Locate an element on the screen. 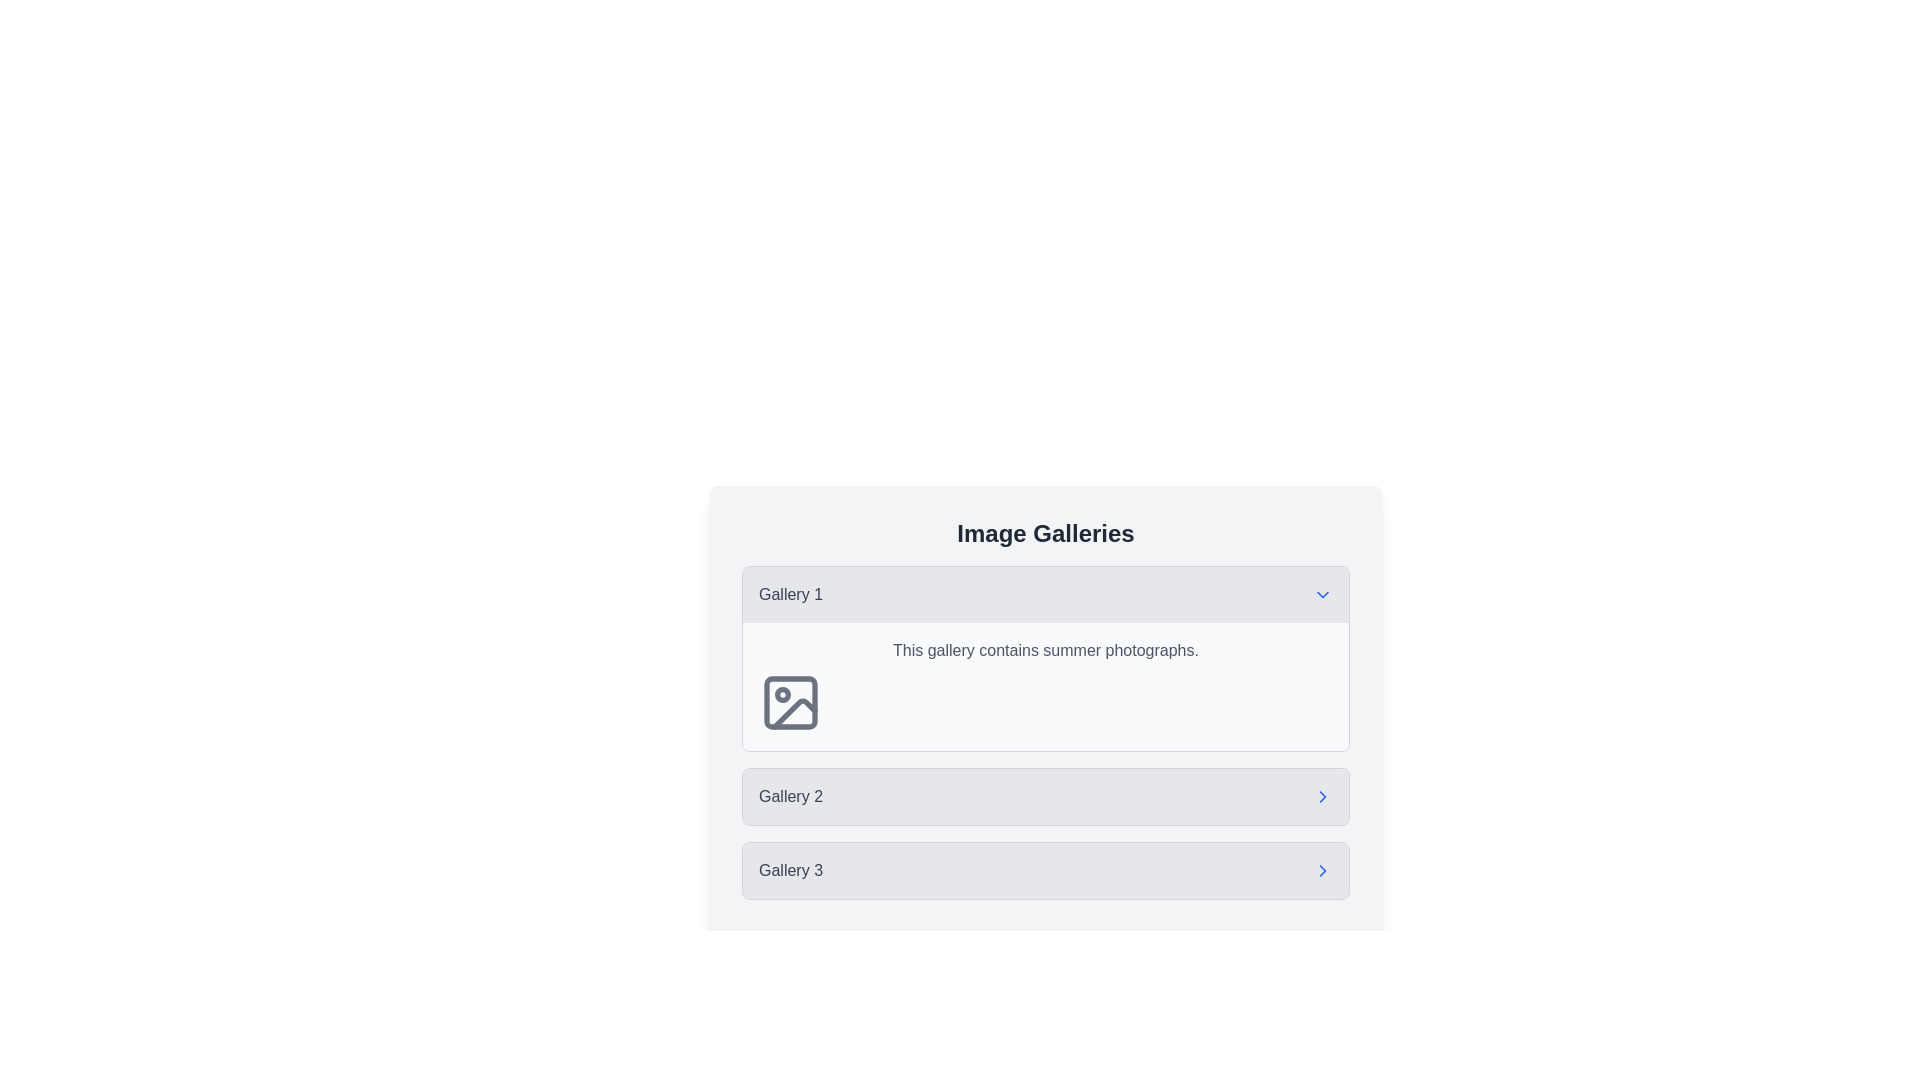  the 'Gallery 2' navigation button located in the vertical stack of gallery buttons is located at coordinates (1045, 796).